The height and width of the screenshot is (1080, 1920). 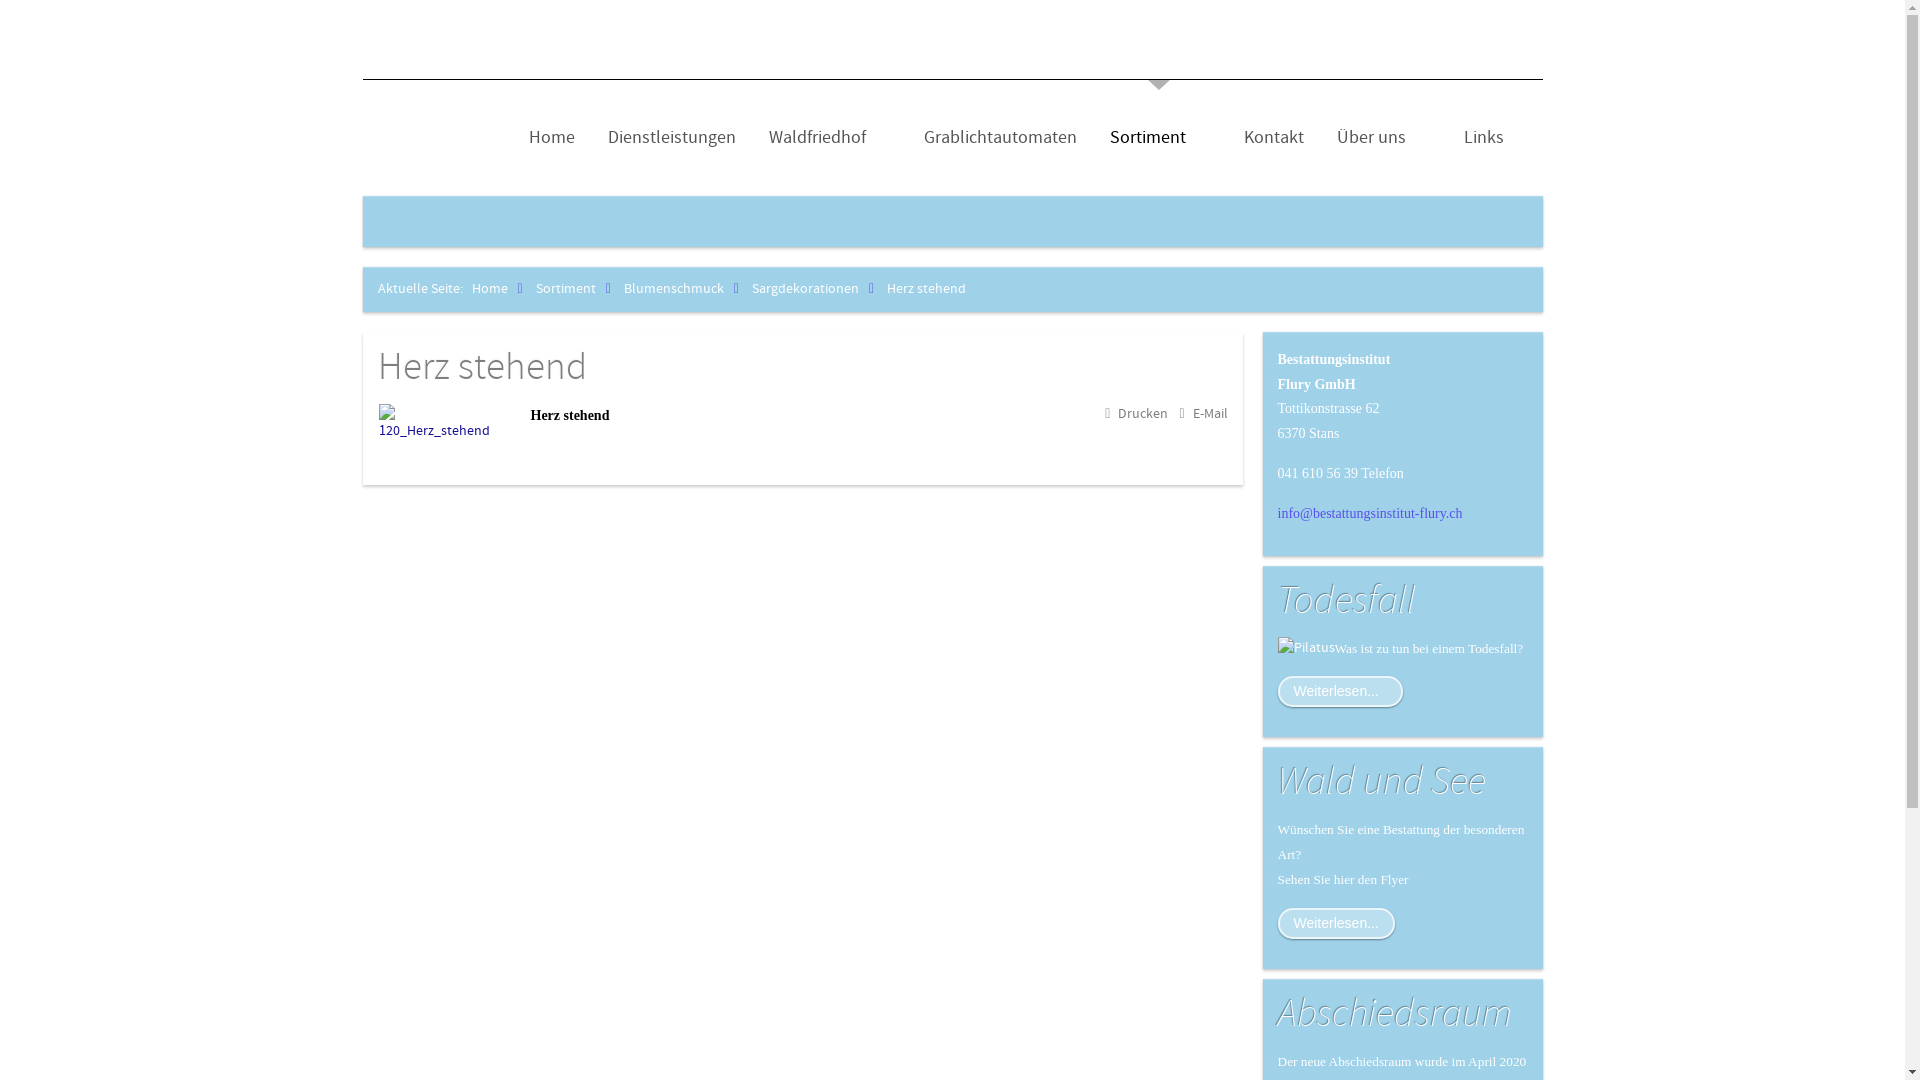 What do you see at coordinates (551, 137) in the screenshot?
I see `'Home'` at bounding box center [551, 137].